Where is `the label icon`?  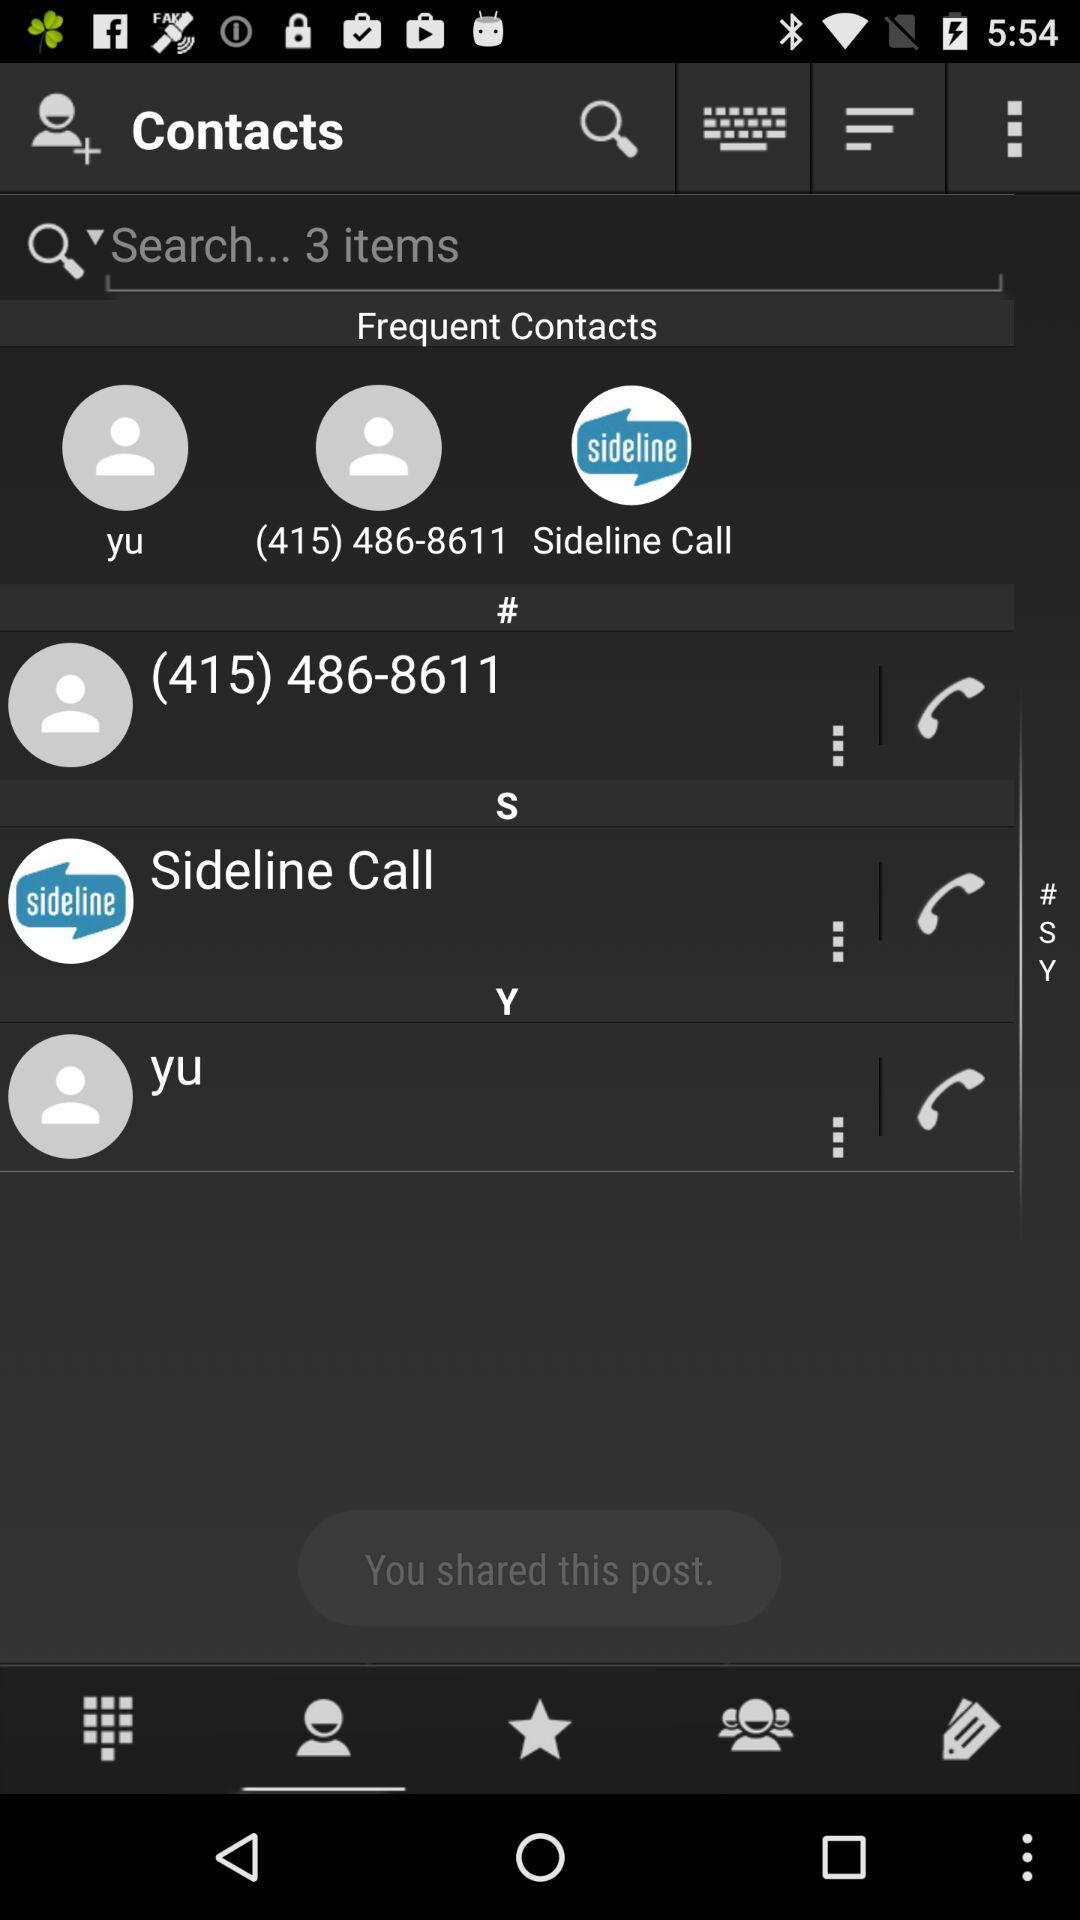 the label icon is located at coordinates (971, 1848).